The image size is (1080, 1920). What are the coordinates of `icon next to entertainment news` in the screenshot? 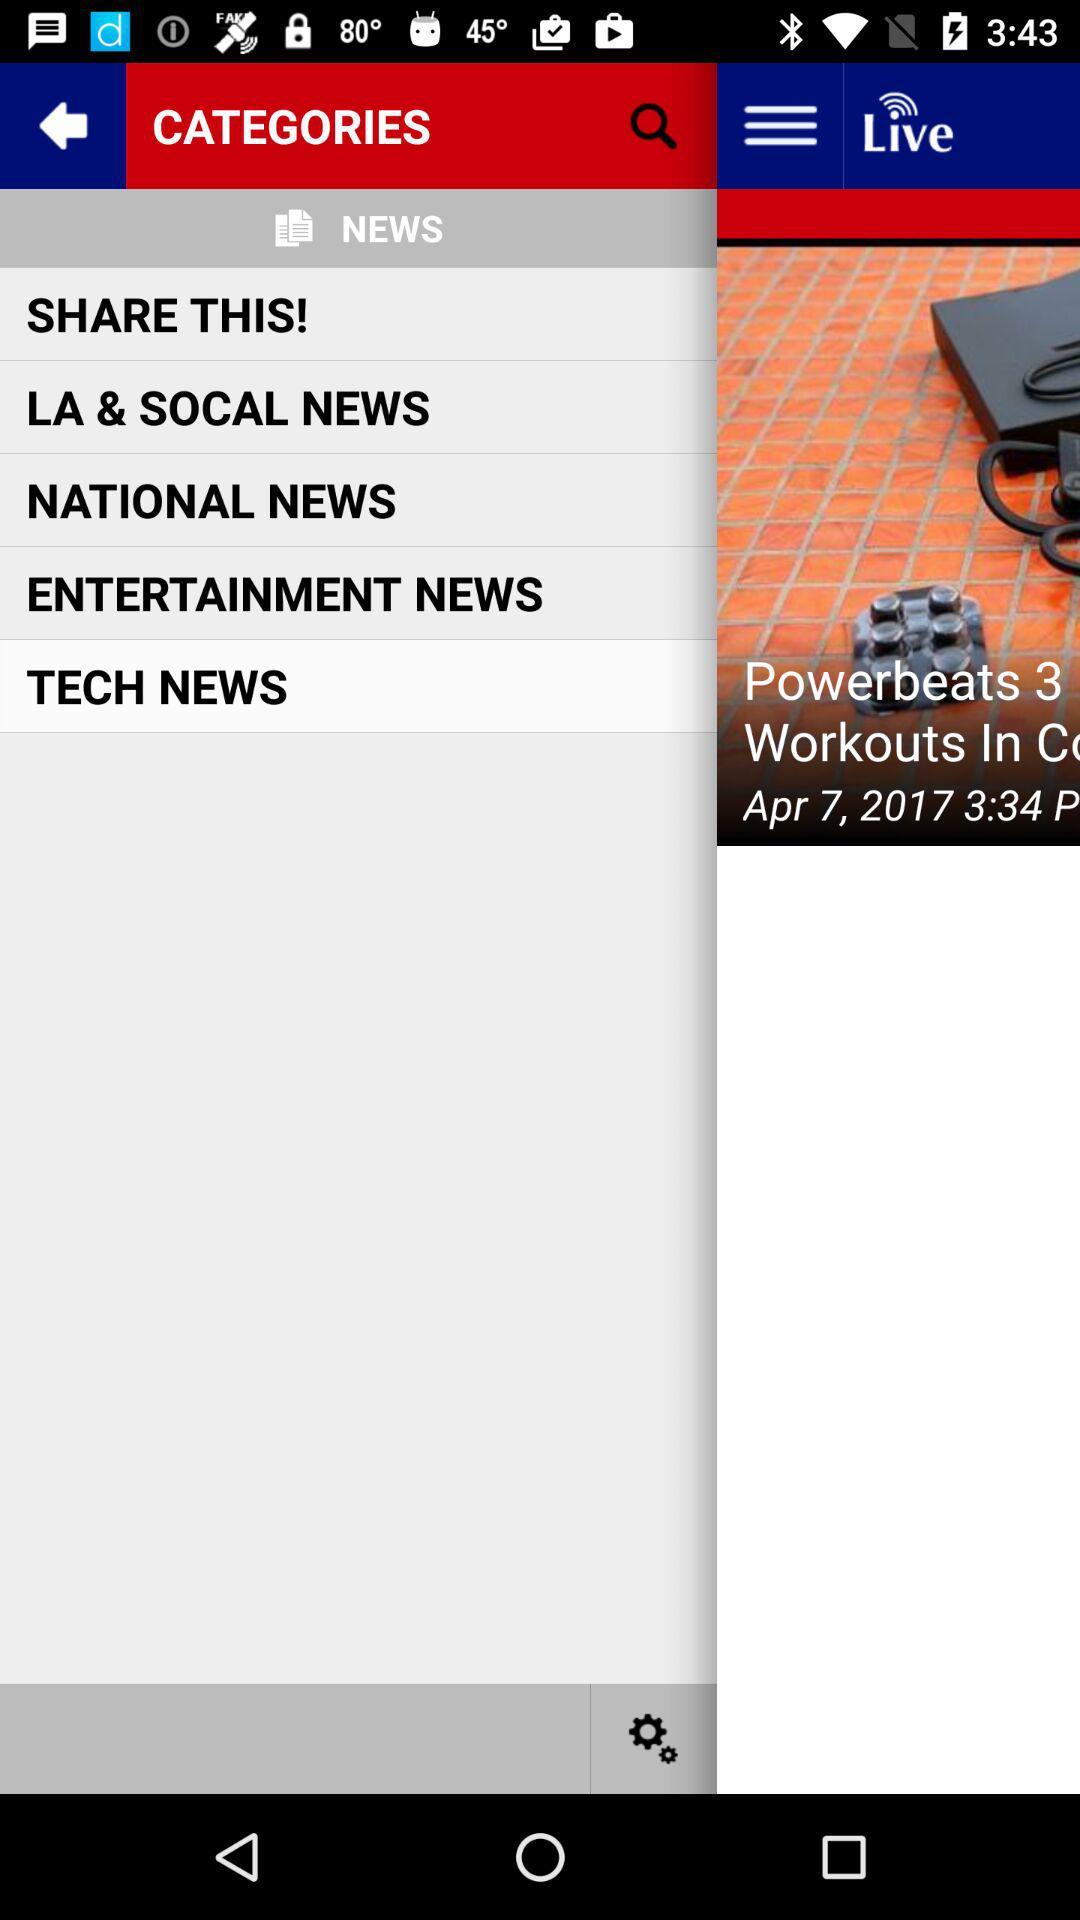 It's located at (897, 542).